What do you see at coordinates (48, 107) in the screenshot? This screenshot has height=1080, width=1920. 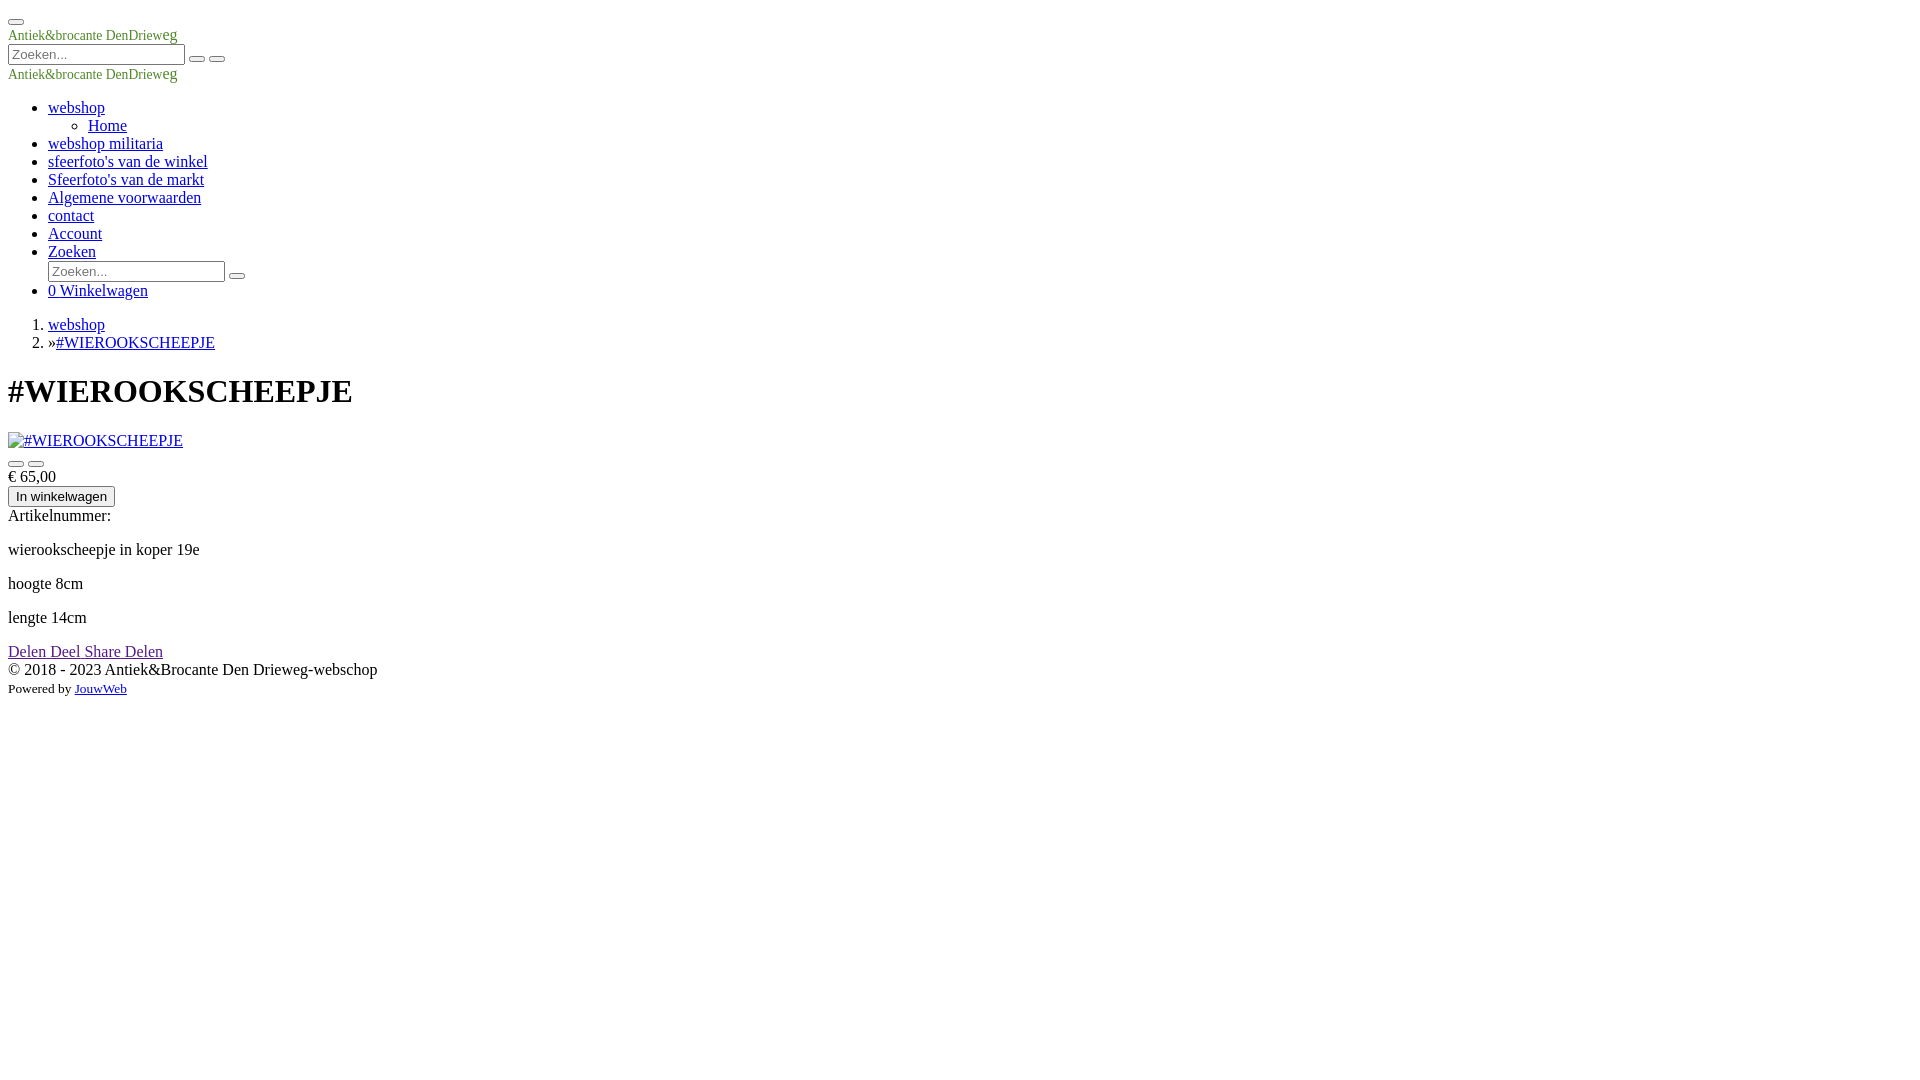 I see `'webshop'` at bounding box center [48, 107].